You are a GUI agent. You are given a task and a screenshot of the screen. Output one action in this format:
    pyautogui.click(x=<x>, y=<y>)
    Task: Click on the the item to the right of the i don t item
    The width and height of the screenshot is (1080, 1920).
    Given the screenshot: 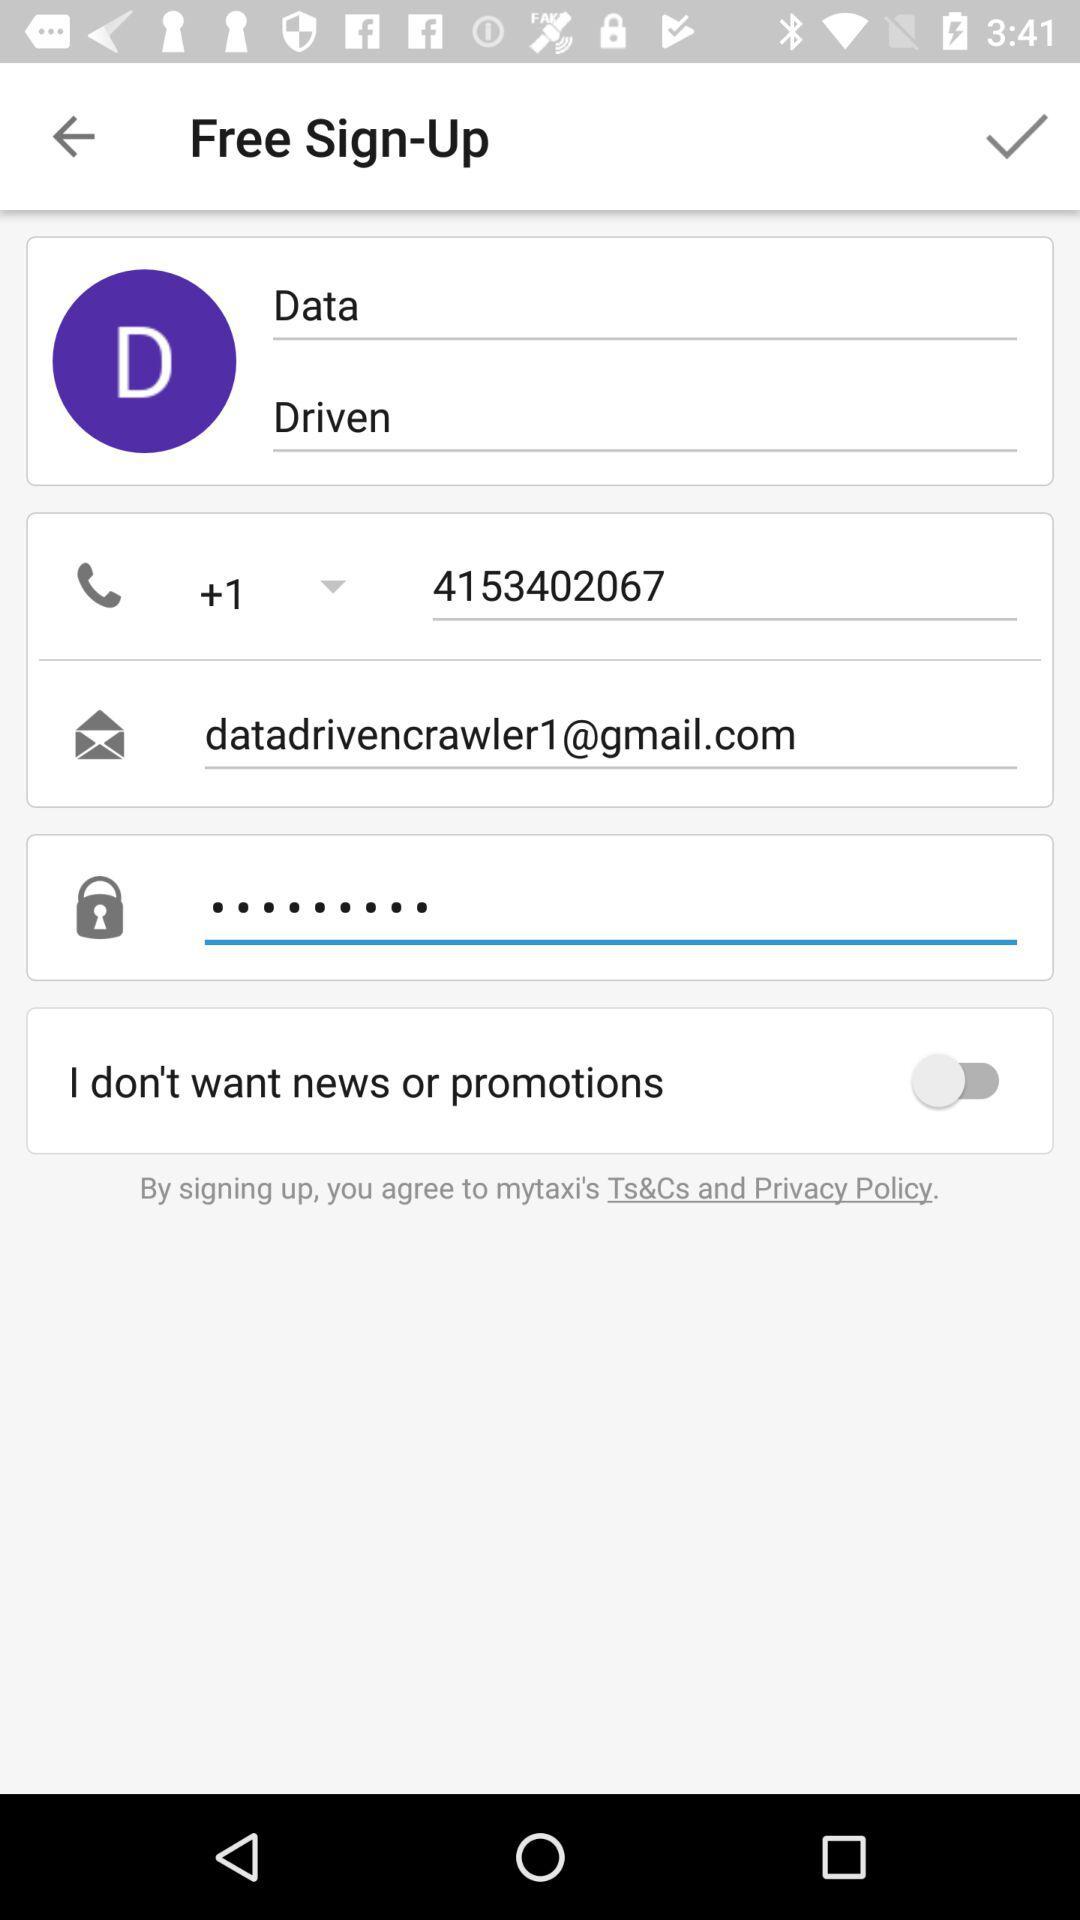 What is the action you would take?
    pyautogui.click(x=964, y=1079)
    